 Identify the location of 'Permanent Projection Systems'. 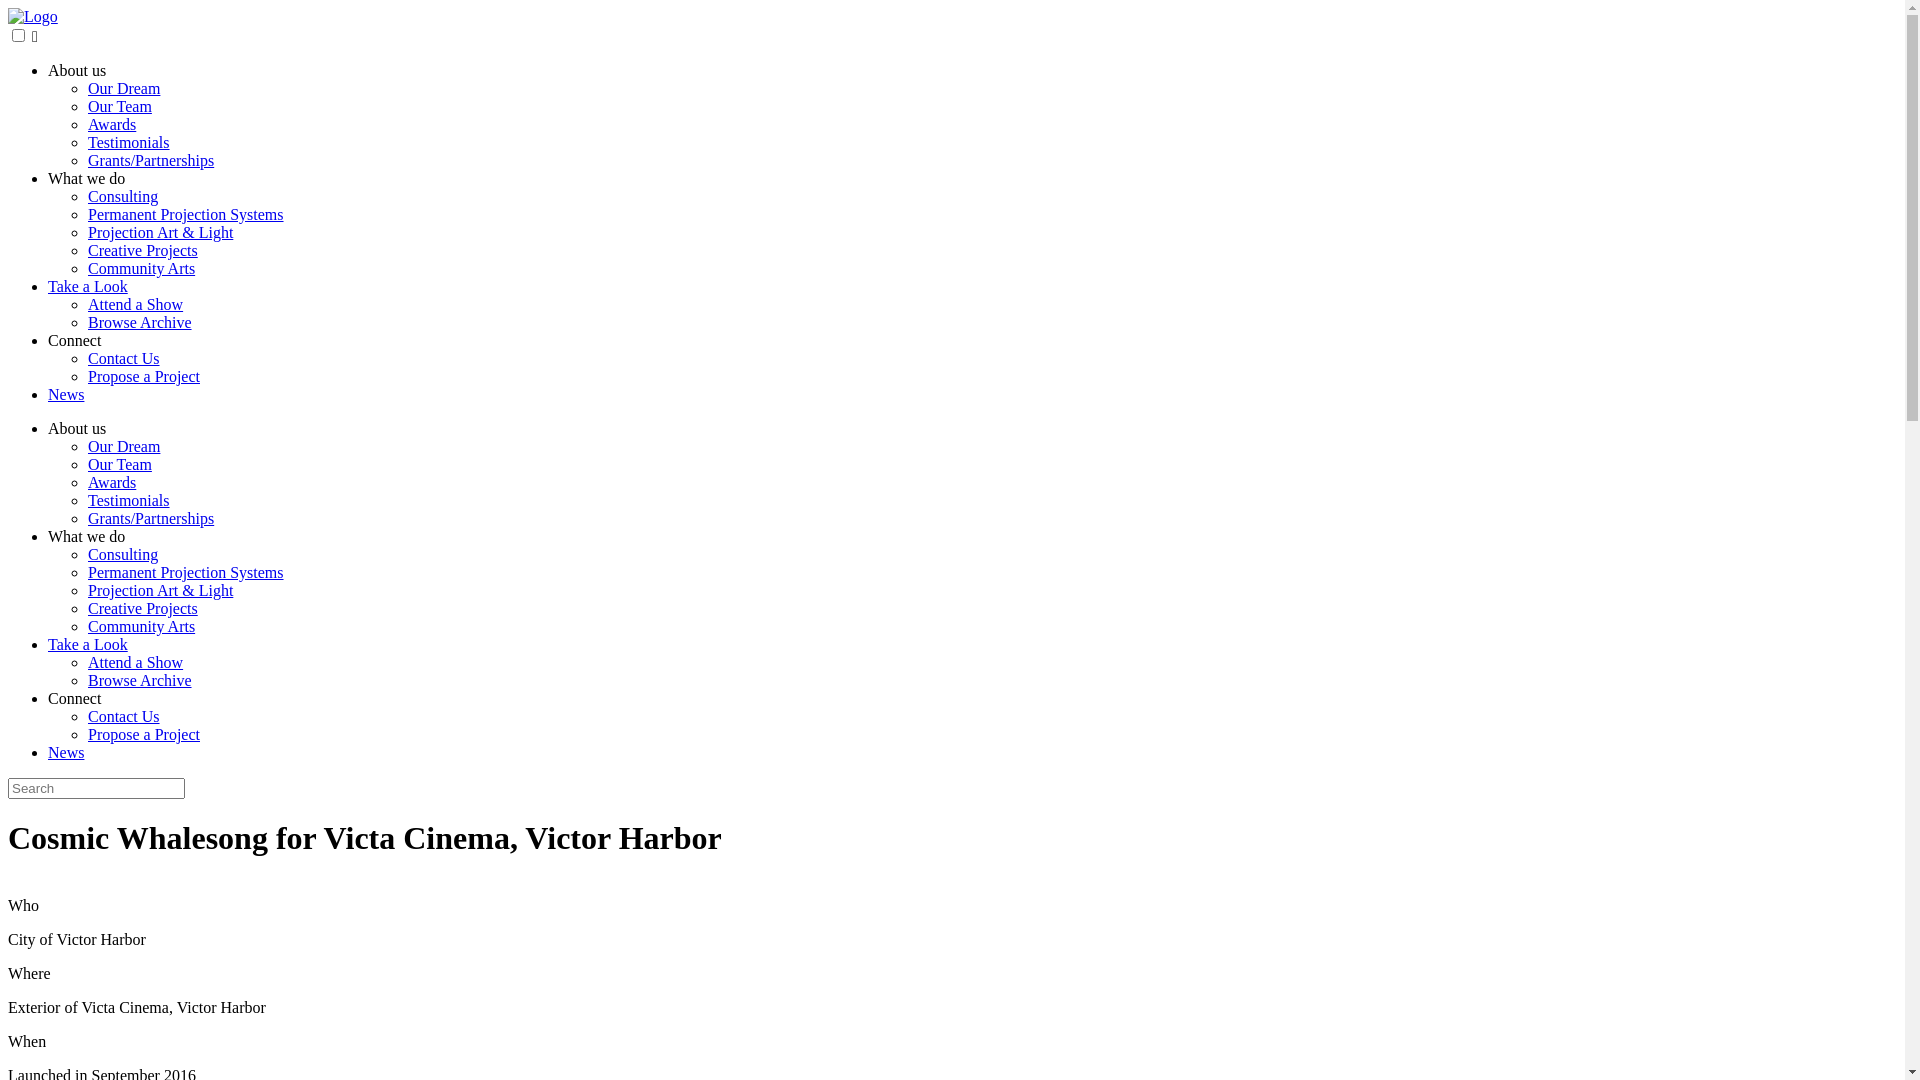
(186, 572).